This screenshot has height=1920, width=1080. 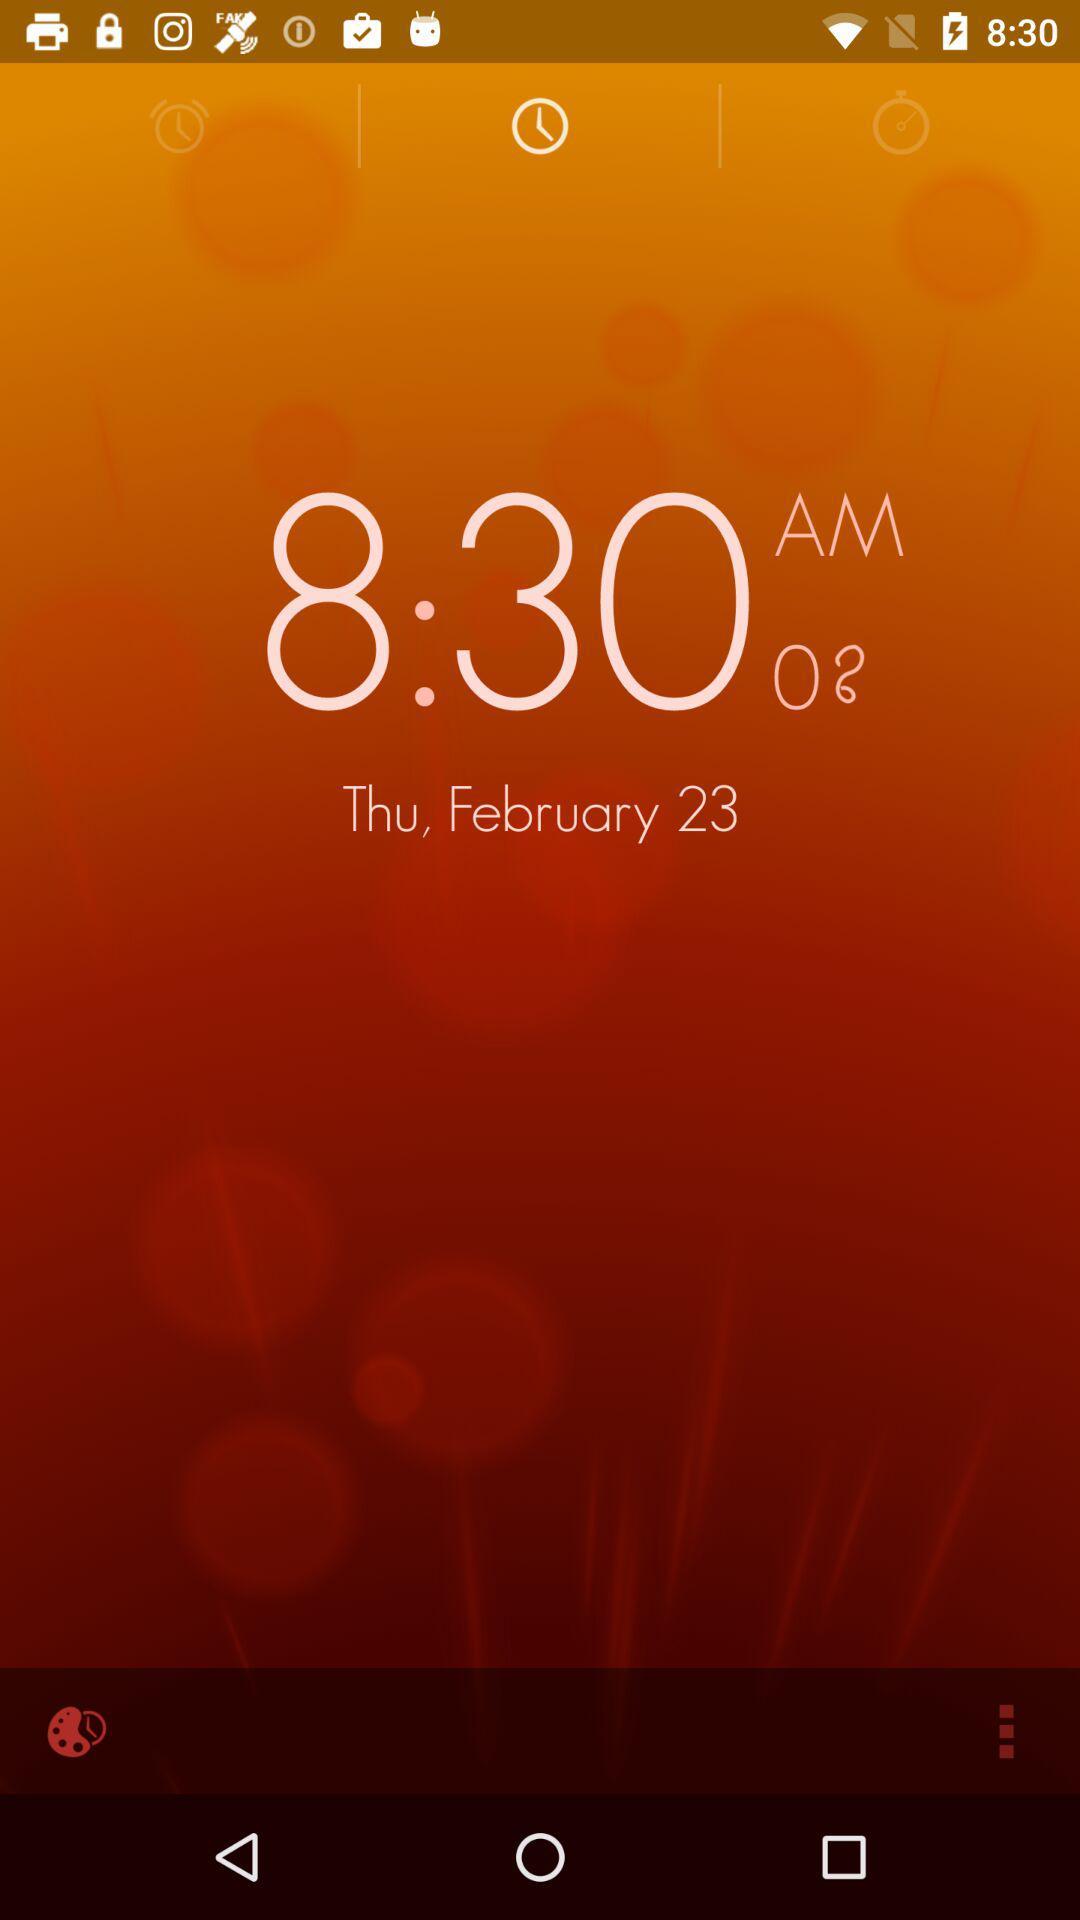 What do you see at coordinates (72, 1730) in the screenshot?
I see `the item at the bottom left corner` at bounding box center [72, 1730].